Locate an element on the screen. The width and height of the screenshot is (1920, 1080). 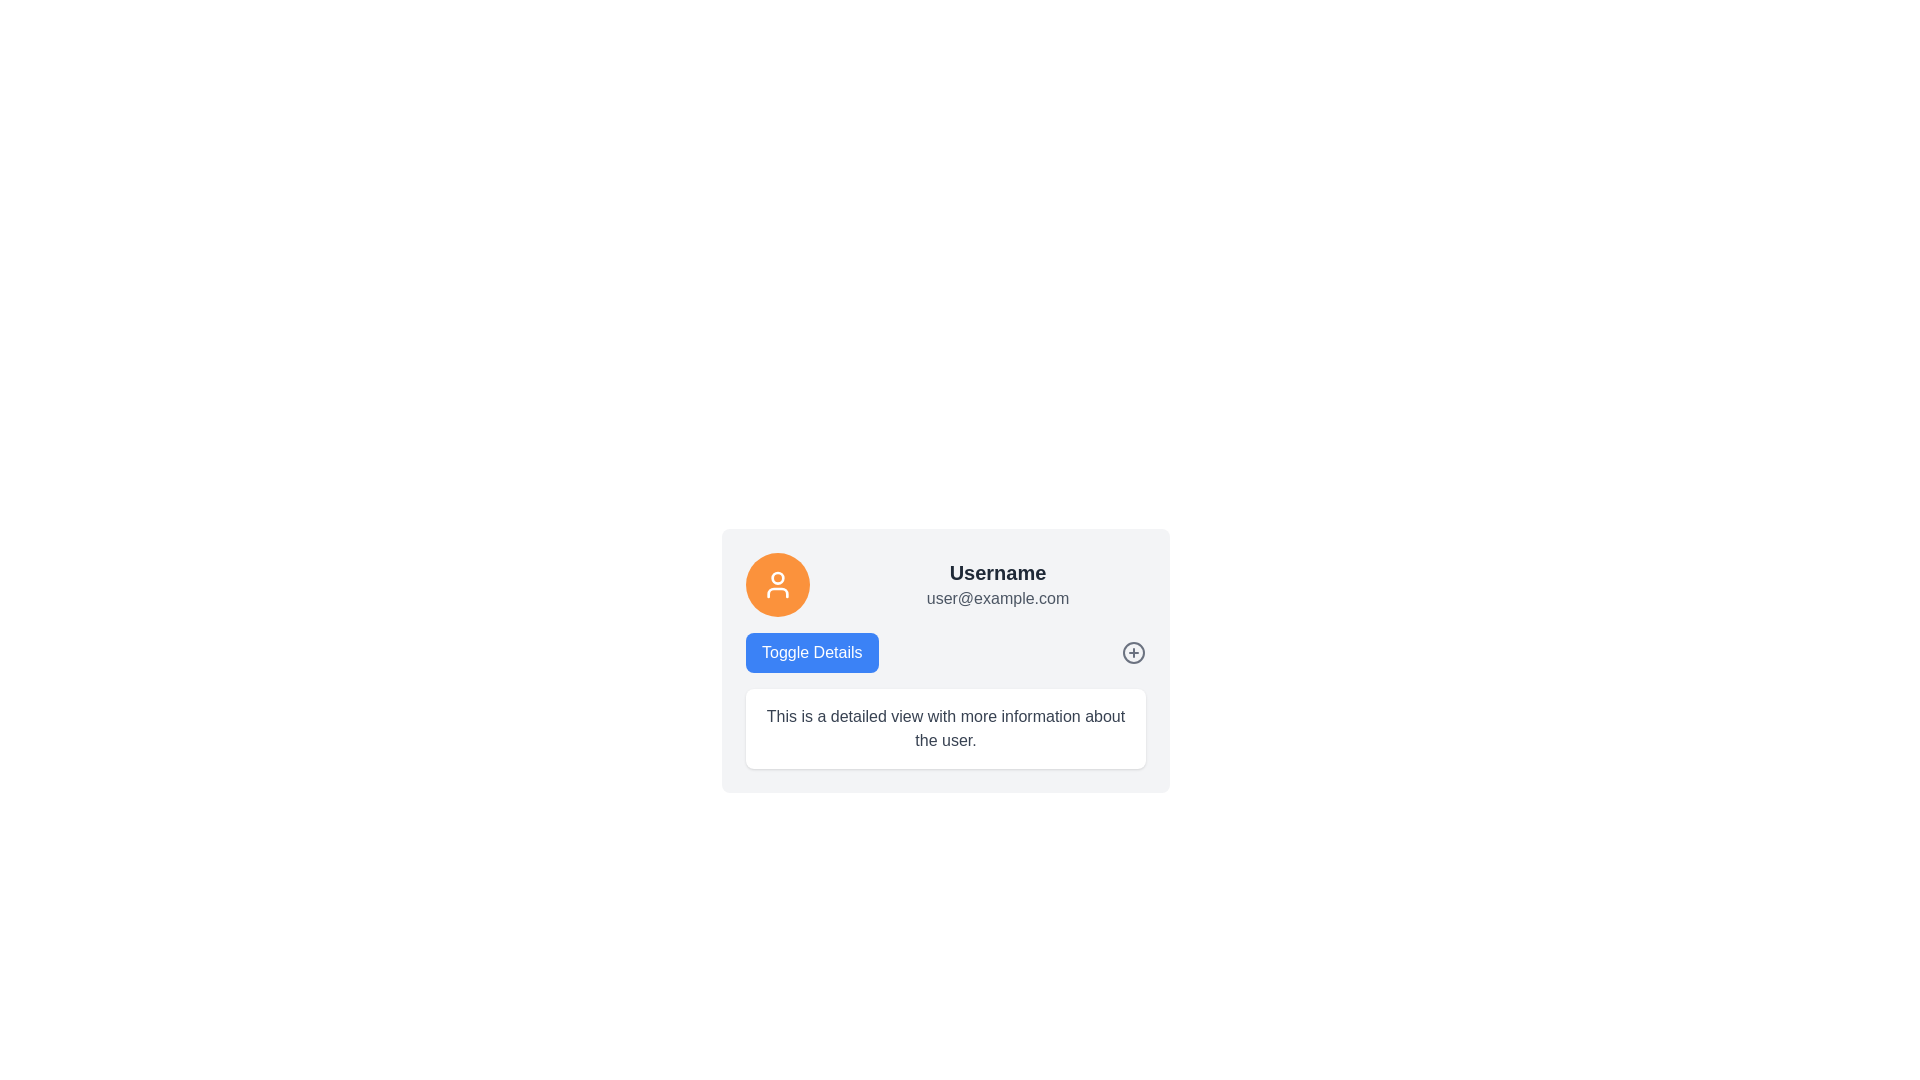
information displayed in the text block located at the bottom section of the user profile box, centered horizontally just below the 'Toggle Details' button is located at coordinates (944, 729).